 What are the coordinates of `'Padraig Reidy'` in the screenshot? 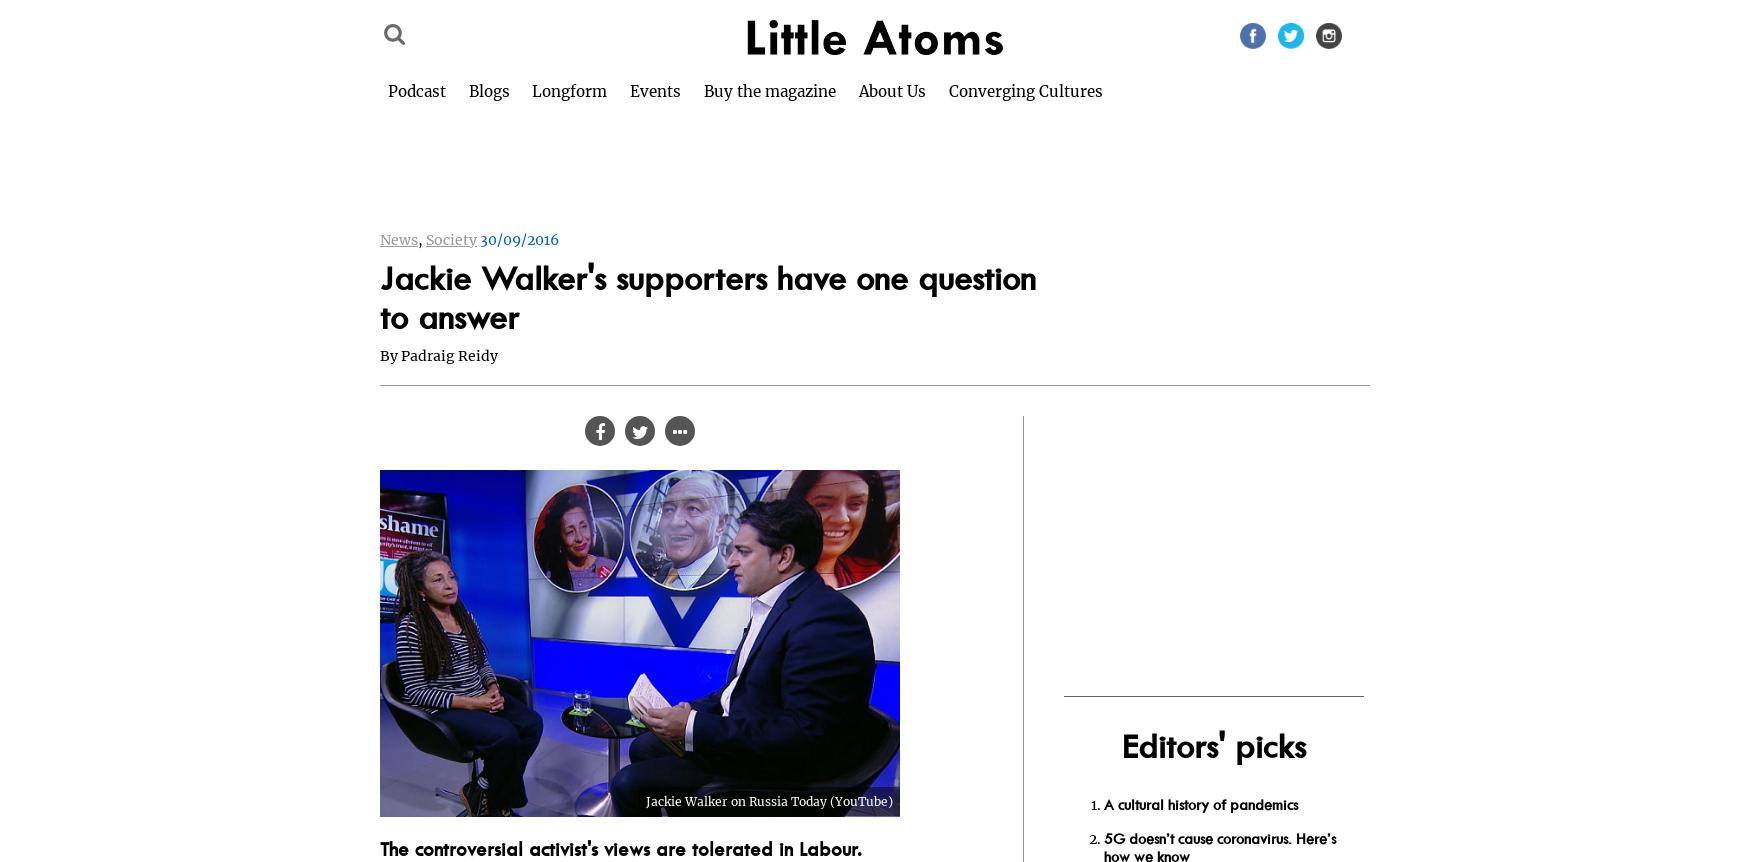 It's located at (399, 357).